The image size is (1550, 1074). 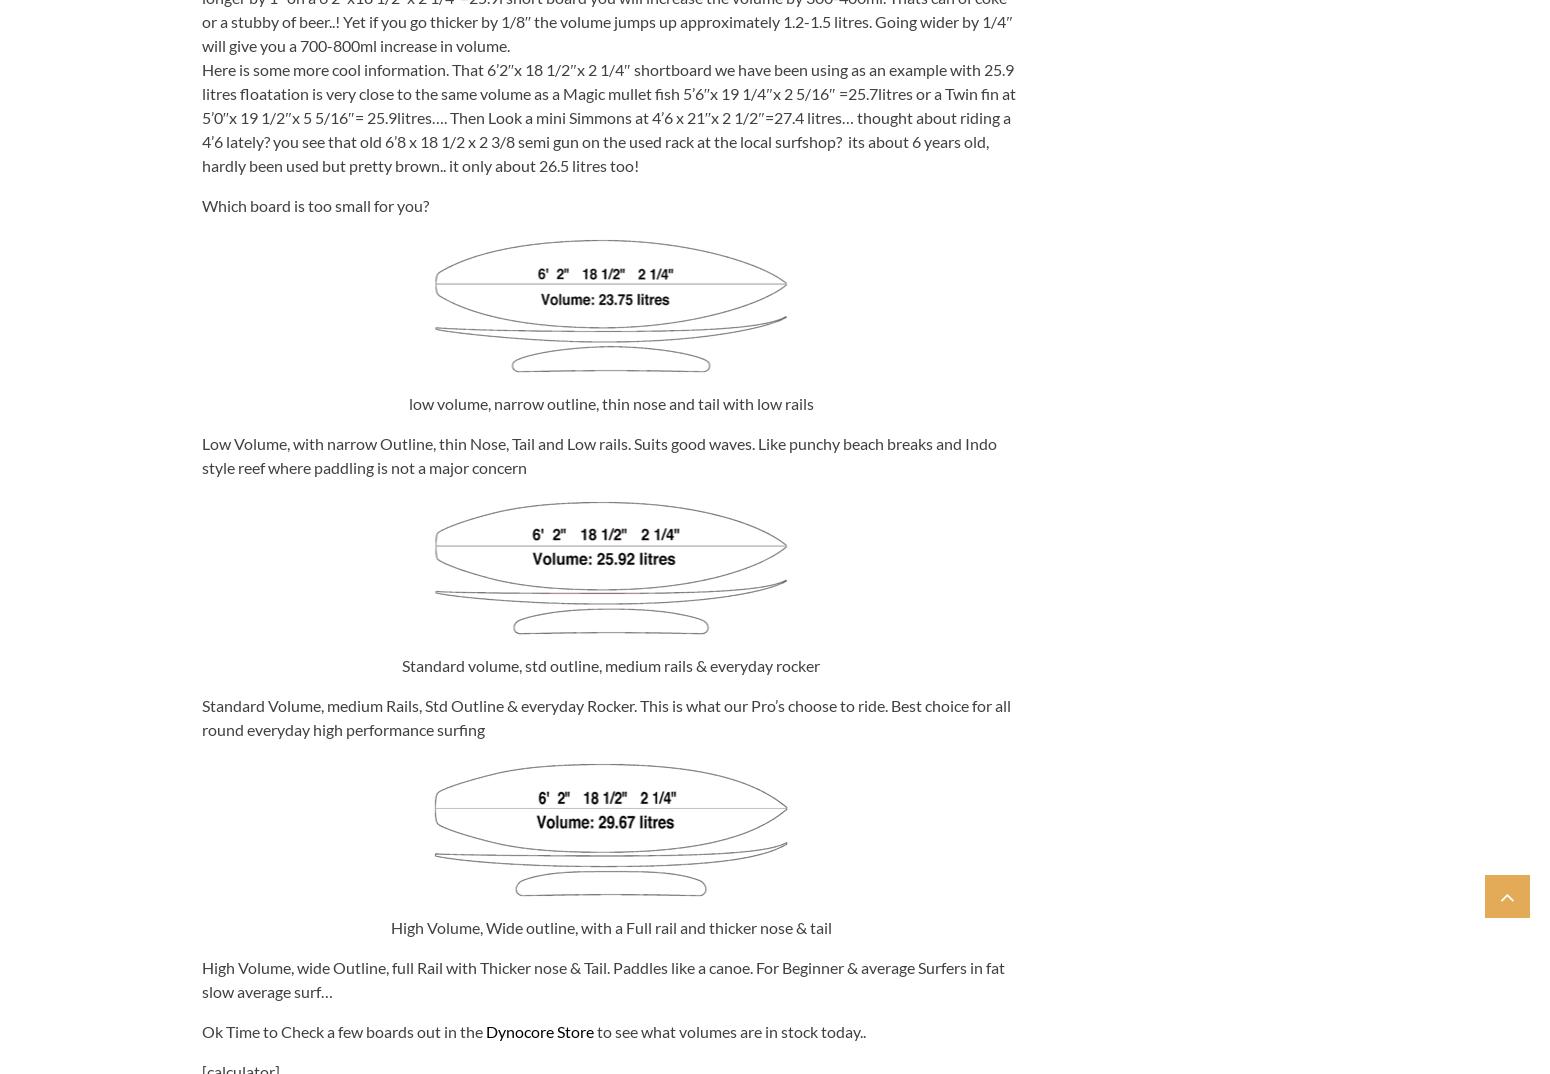 I want to click on 'low volume, narrow outline, thin nose and tail with low rails', so click(x=610, y=402).